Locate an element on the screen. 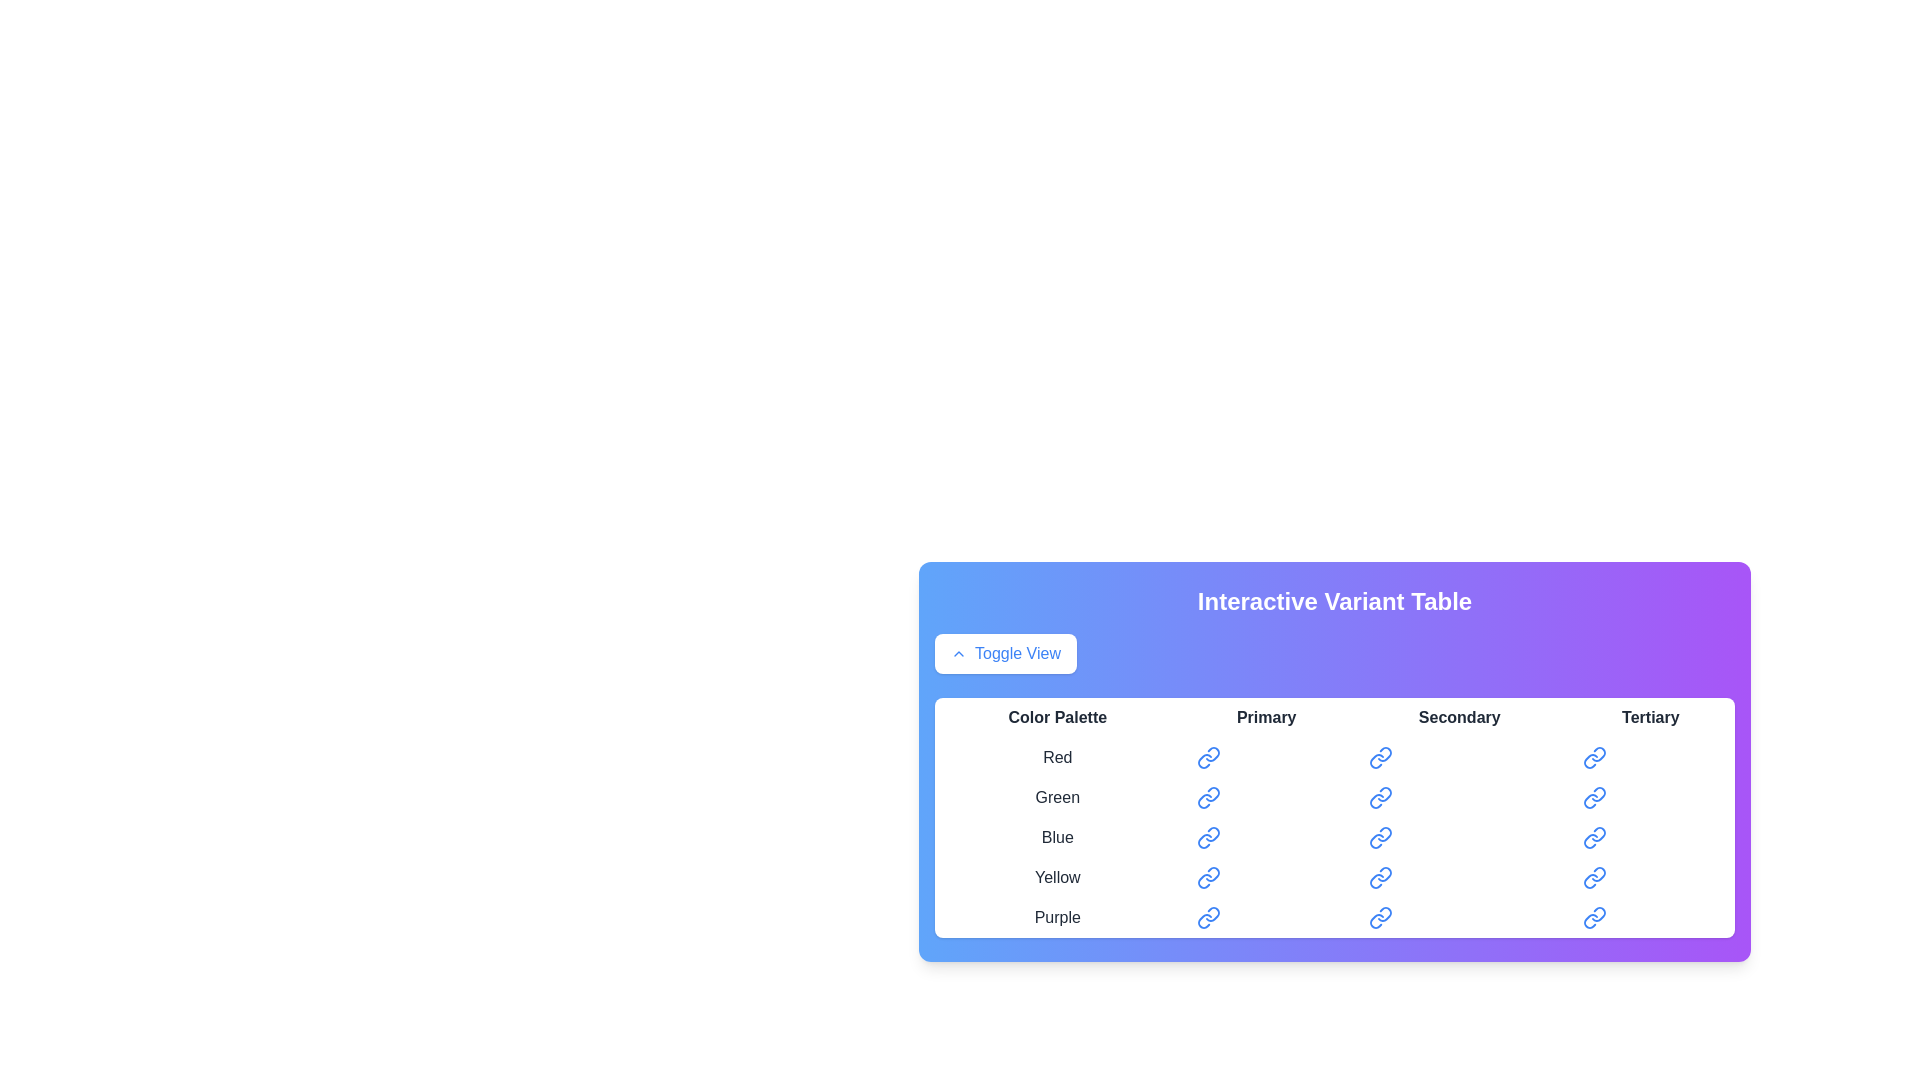 The height and width of the screenshot is (1080, 1920). the blue link icon in the 'Interactive Variant Table' located at the intersection of the 'Yellow' row and 'Primary' column is located at coordinates (1207, 877).